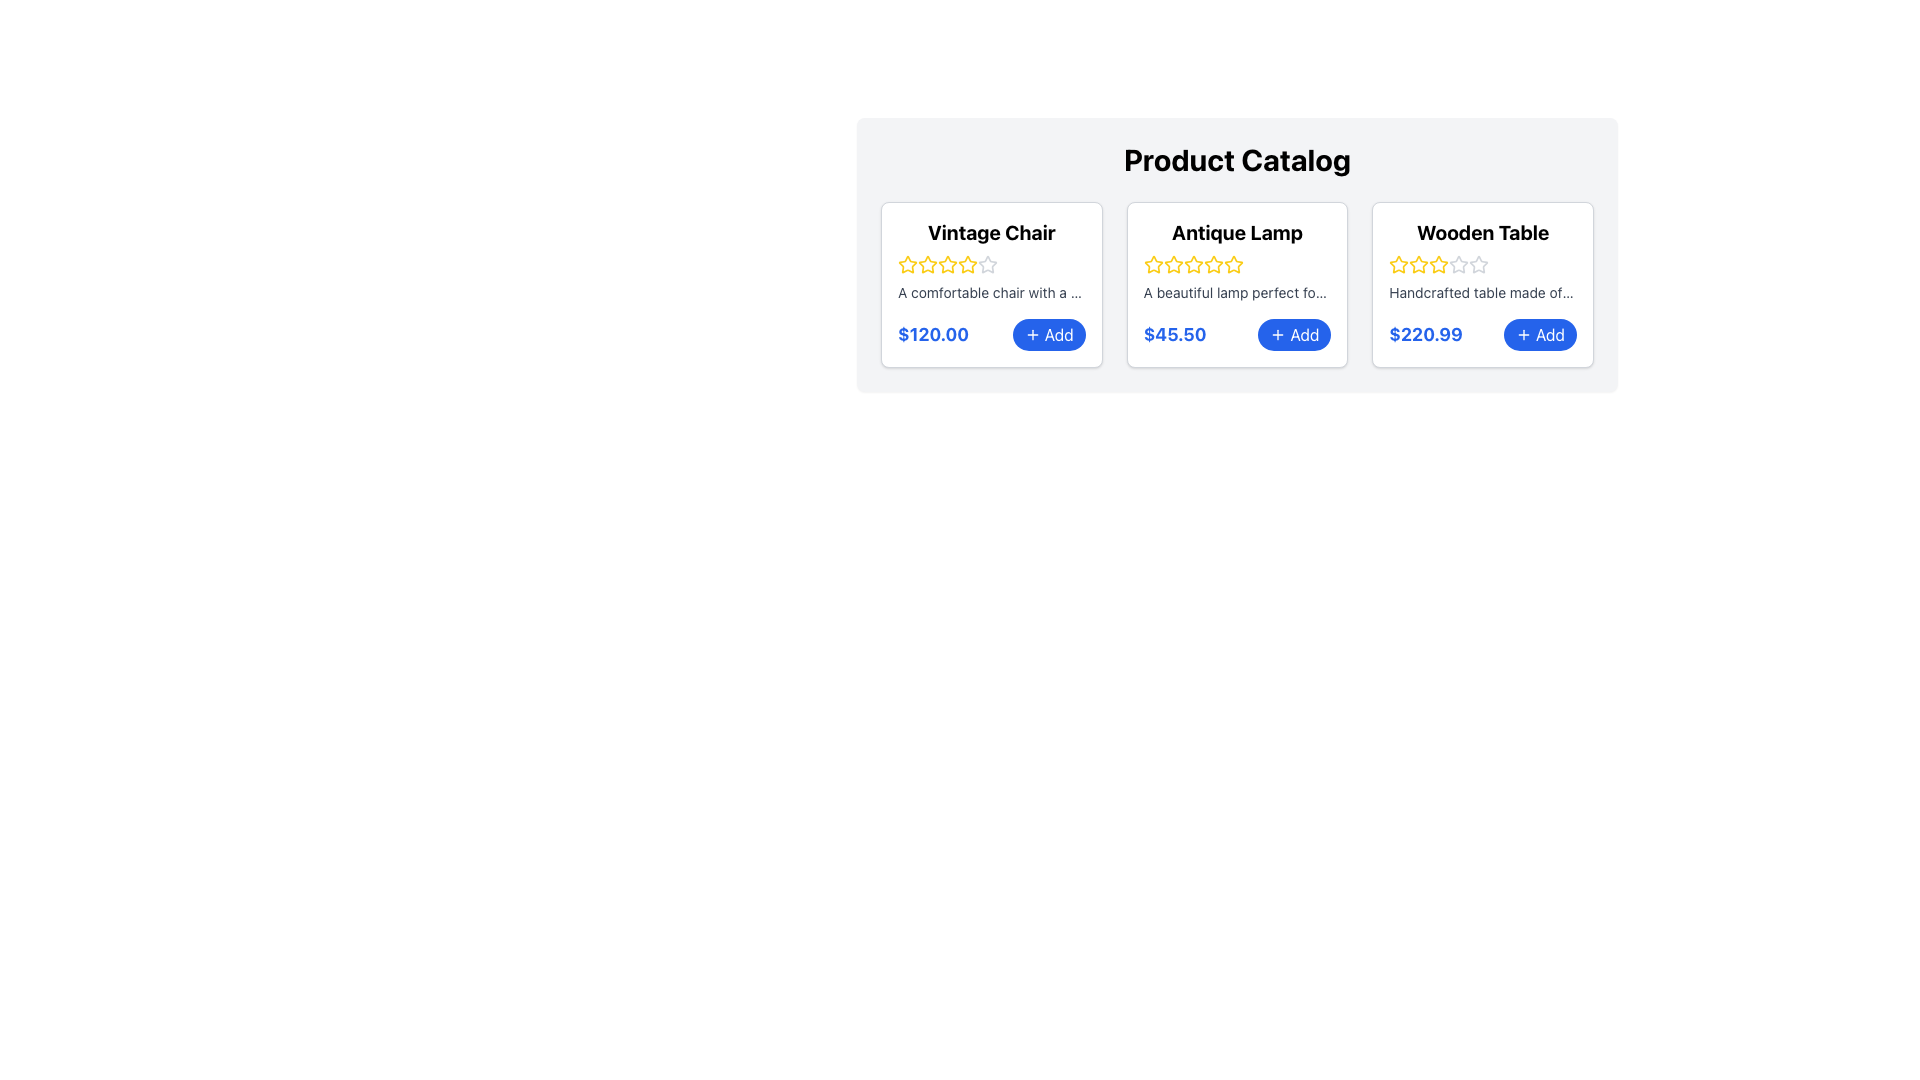 The image size is (1920, 1080). Describe the element at coordinates (1418, 263) in the screenshot. I see `the third star icon in the five-star rating system for the product 'Wooden Table', which visually represents its user rating` at that location.